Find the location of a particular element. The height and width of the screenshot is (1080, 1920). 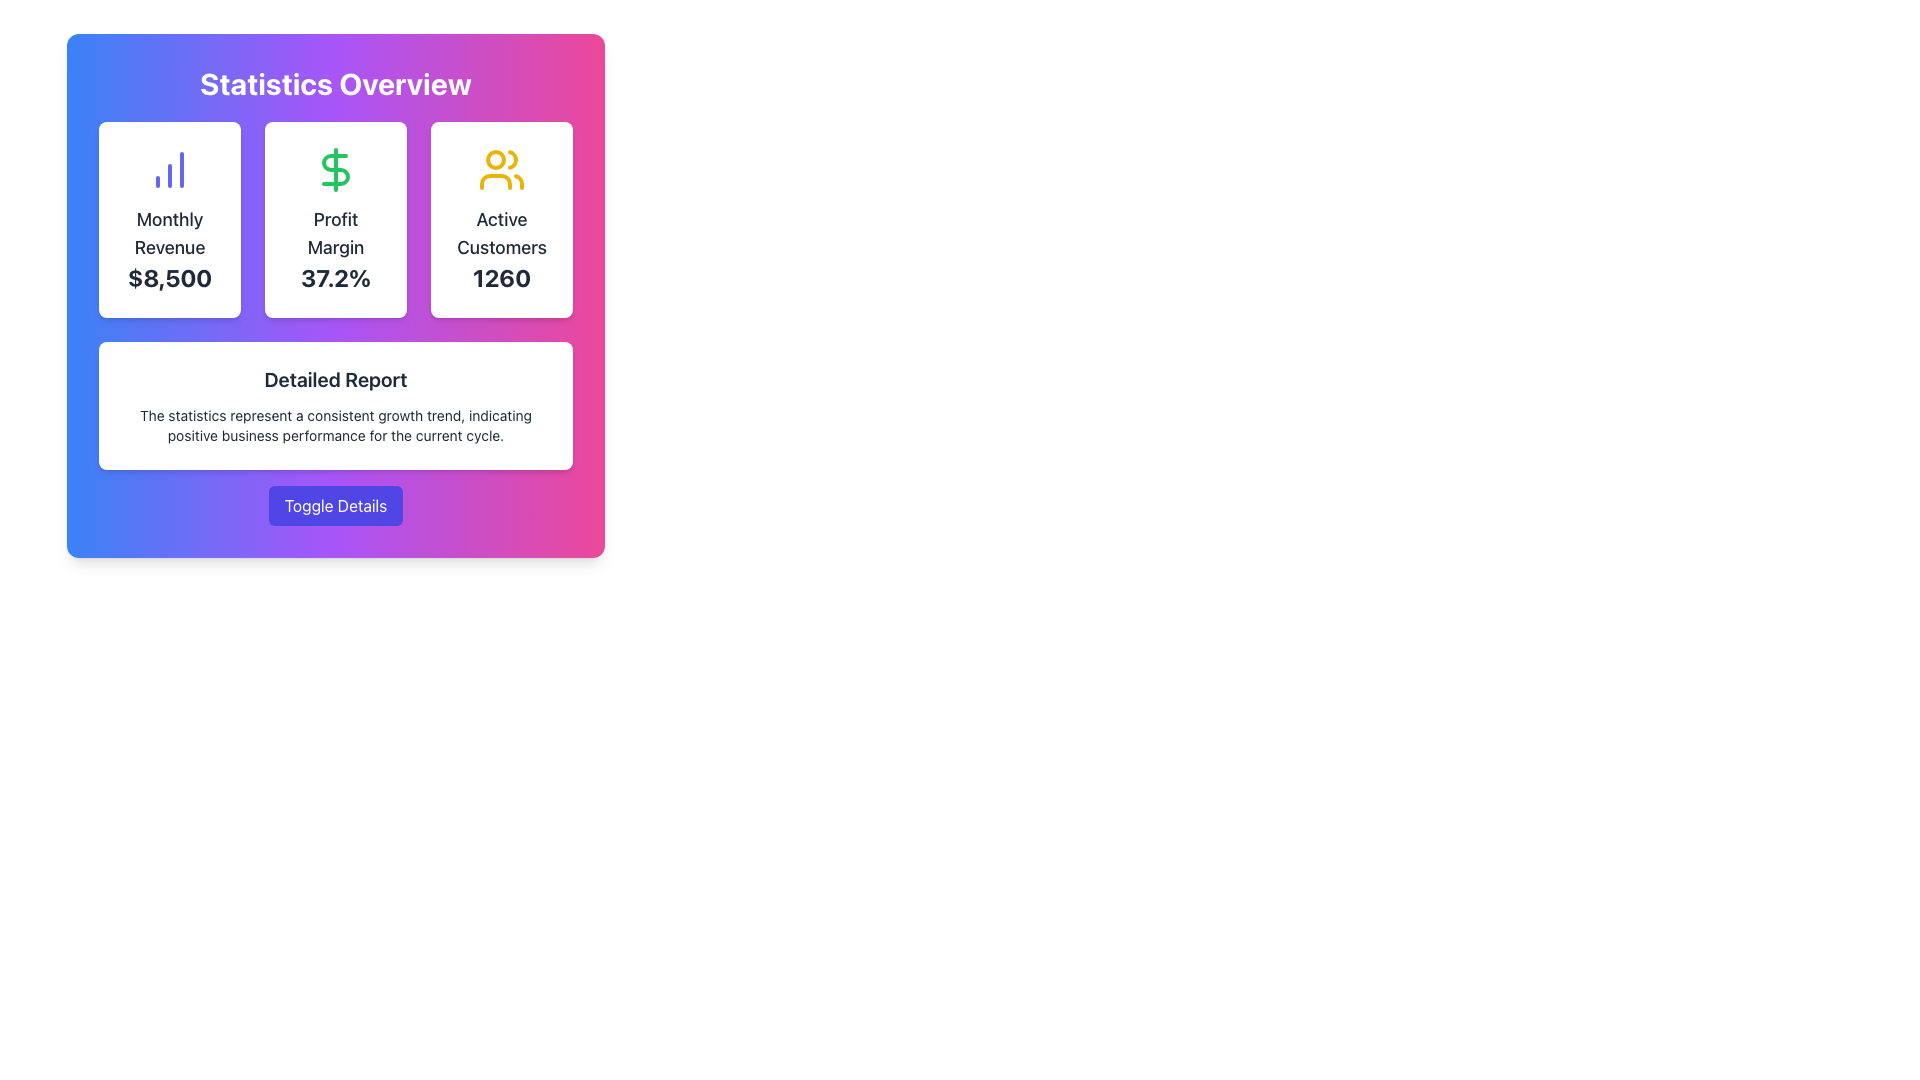

the paragraph text element that conveys a message about a consistent growth trend and positive business performance, located under the 'Detailed Report' heading is located at coordinates (336, 424).